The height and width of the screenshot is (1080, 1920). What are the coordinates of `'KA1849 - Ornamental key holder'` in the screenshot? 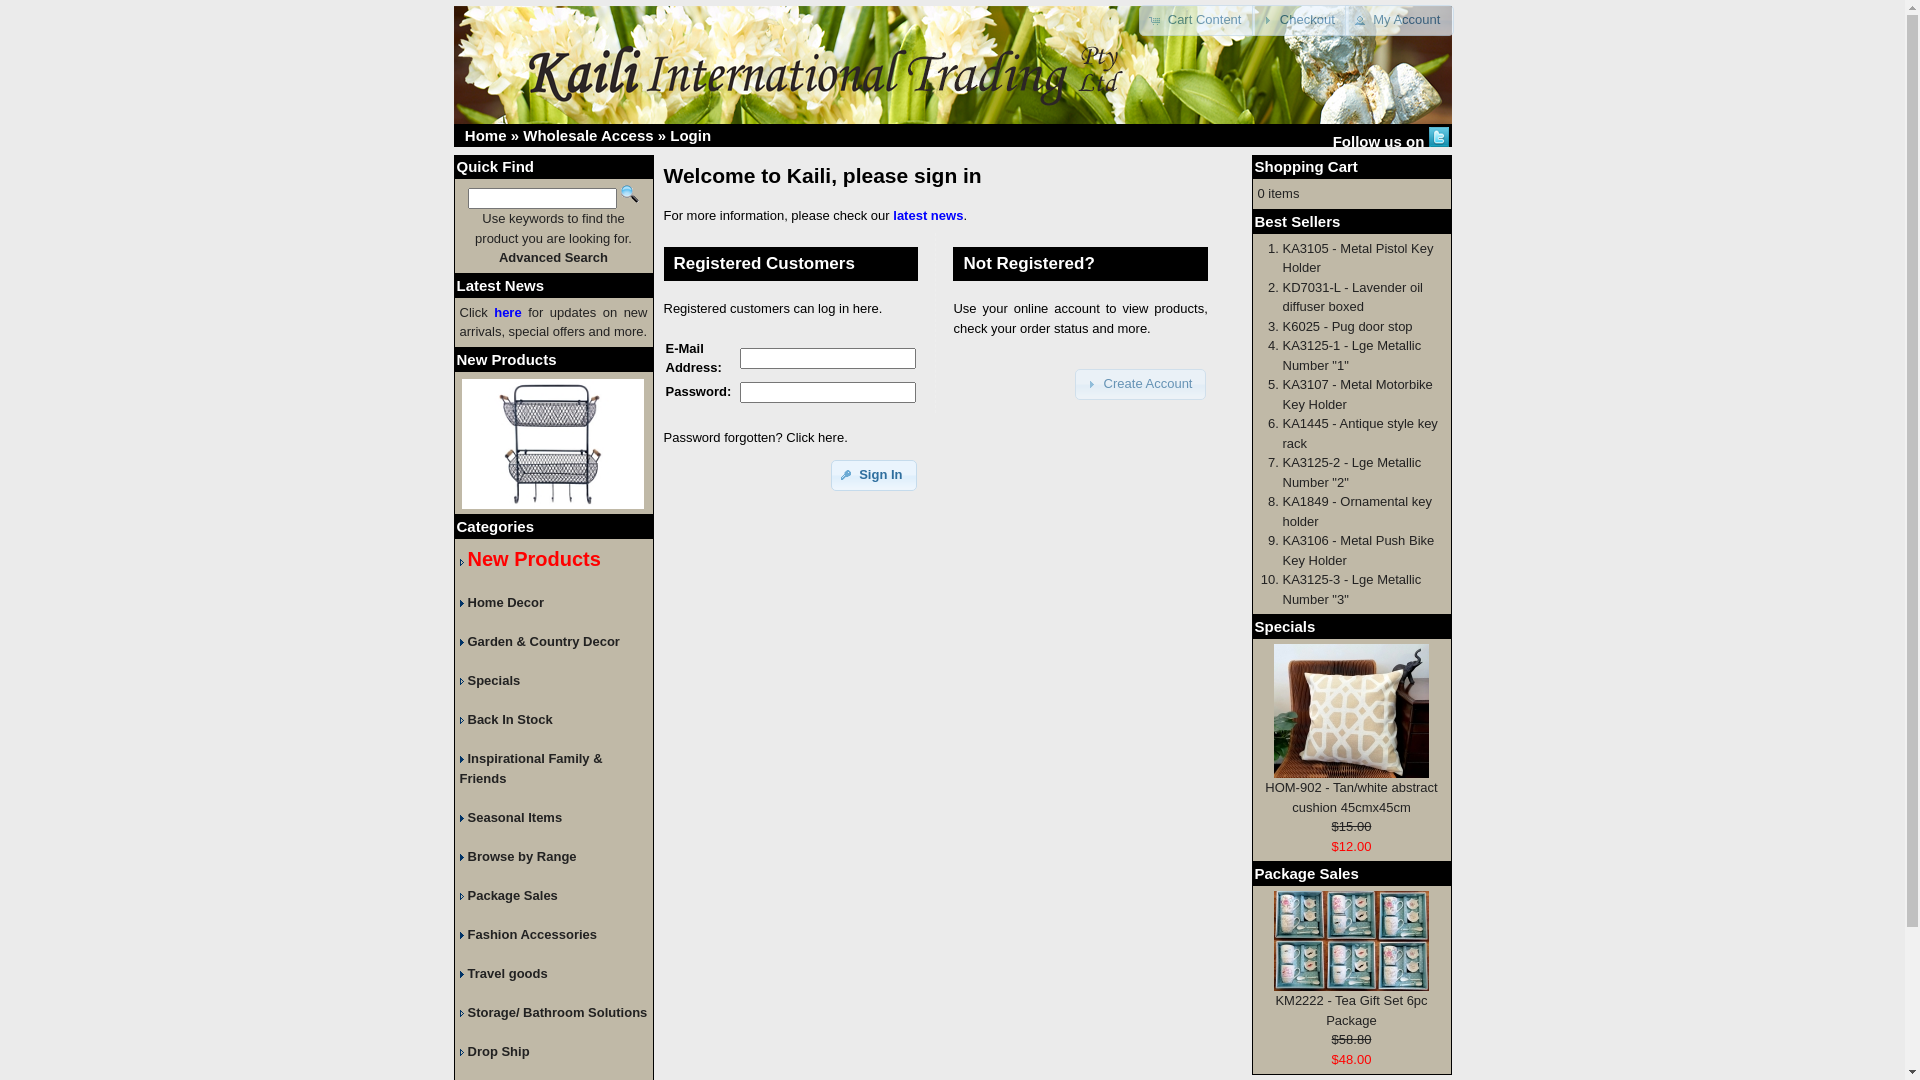 It's located at (1357, 510).